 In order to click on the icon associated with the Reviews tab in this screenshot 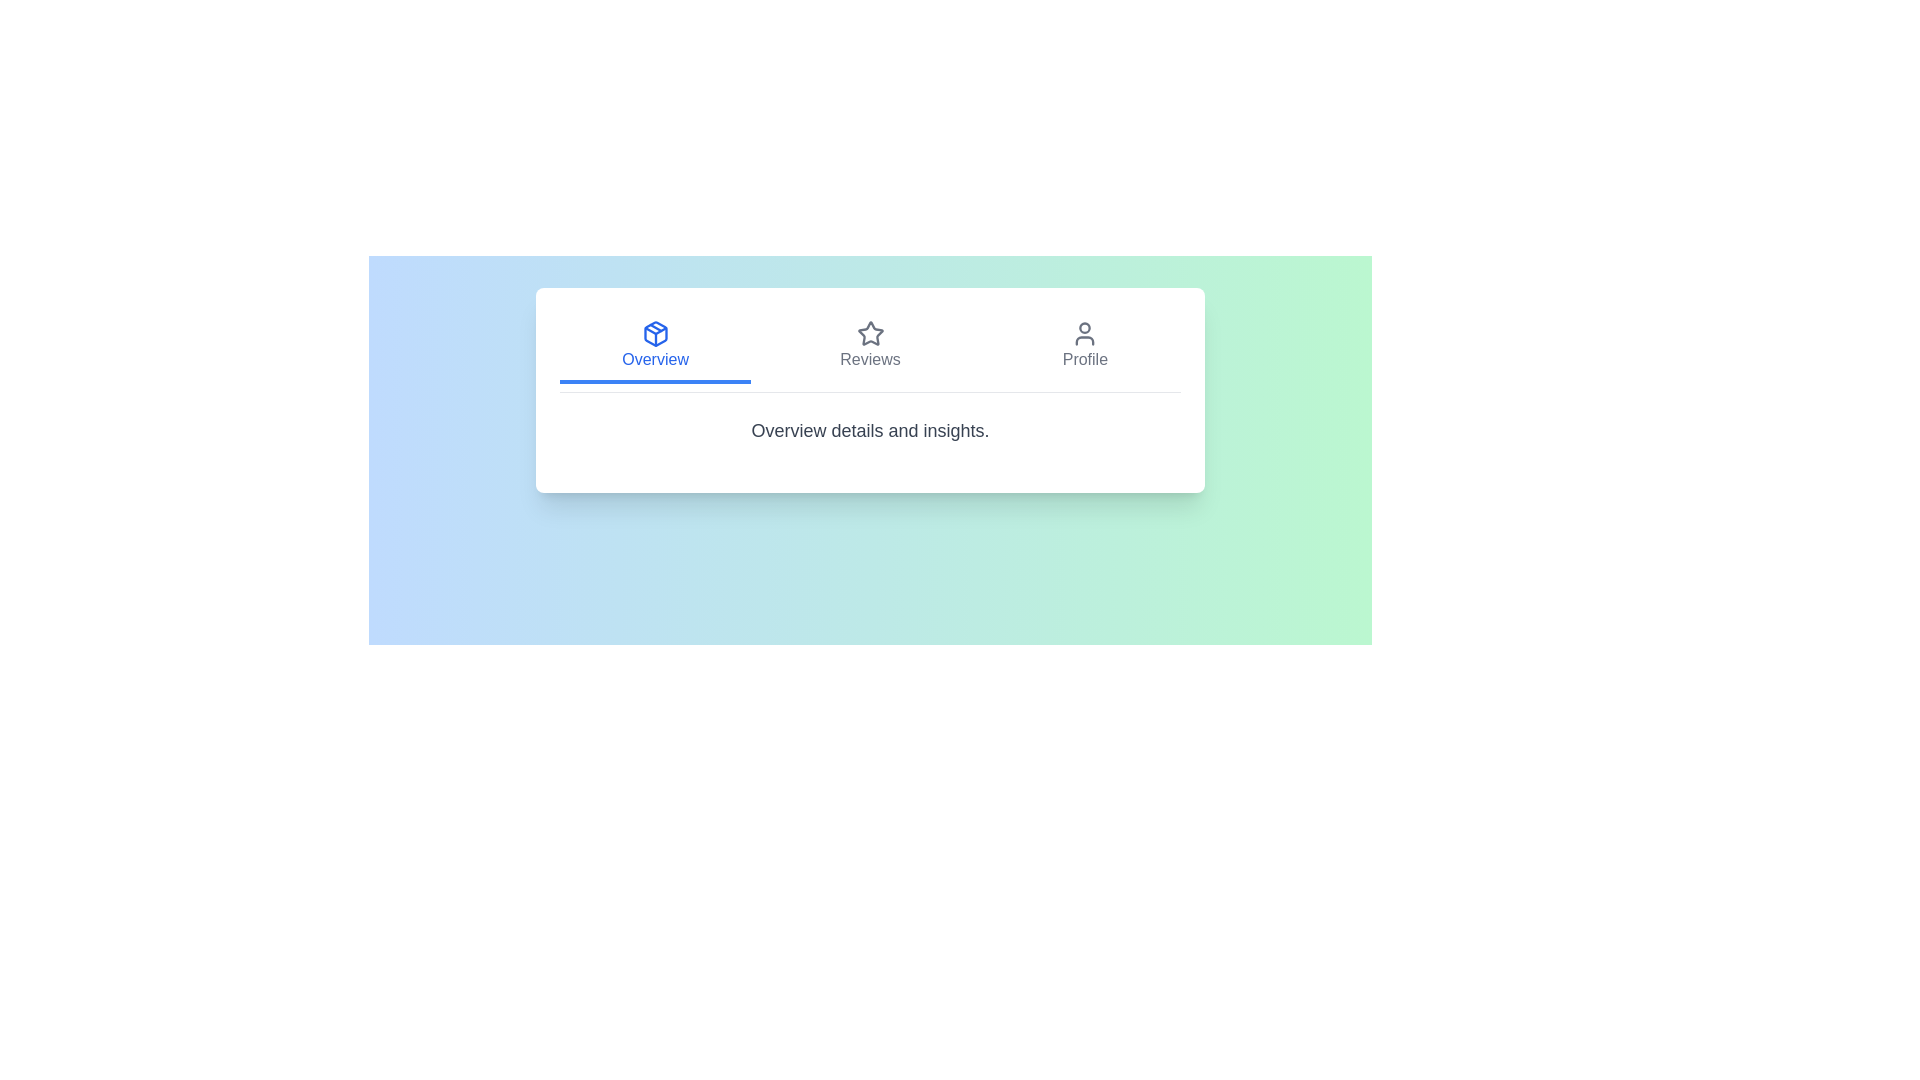, I will do `click(870, 333)`.